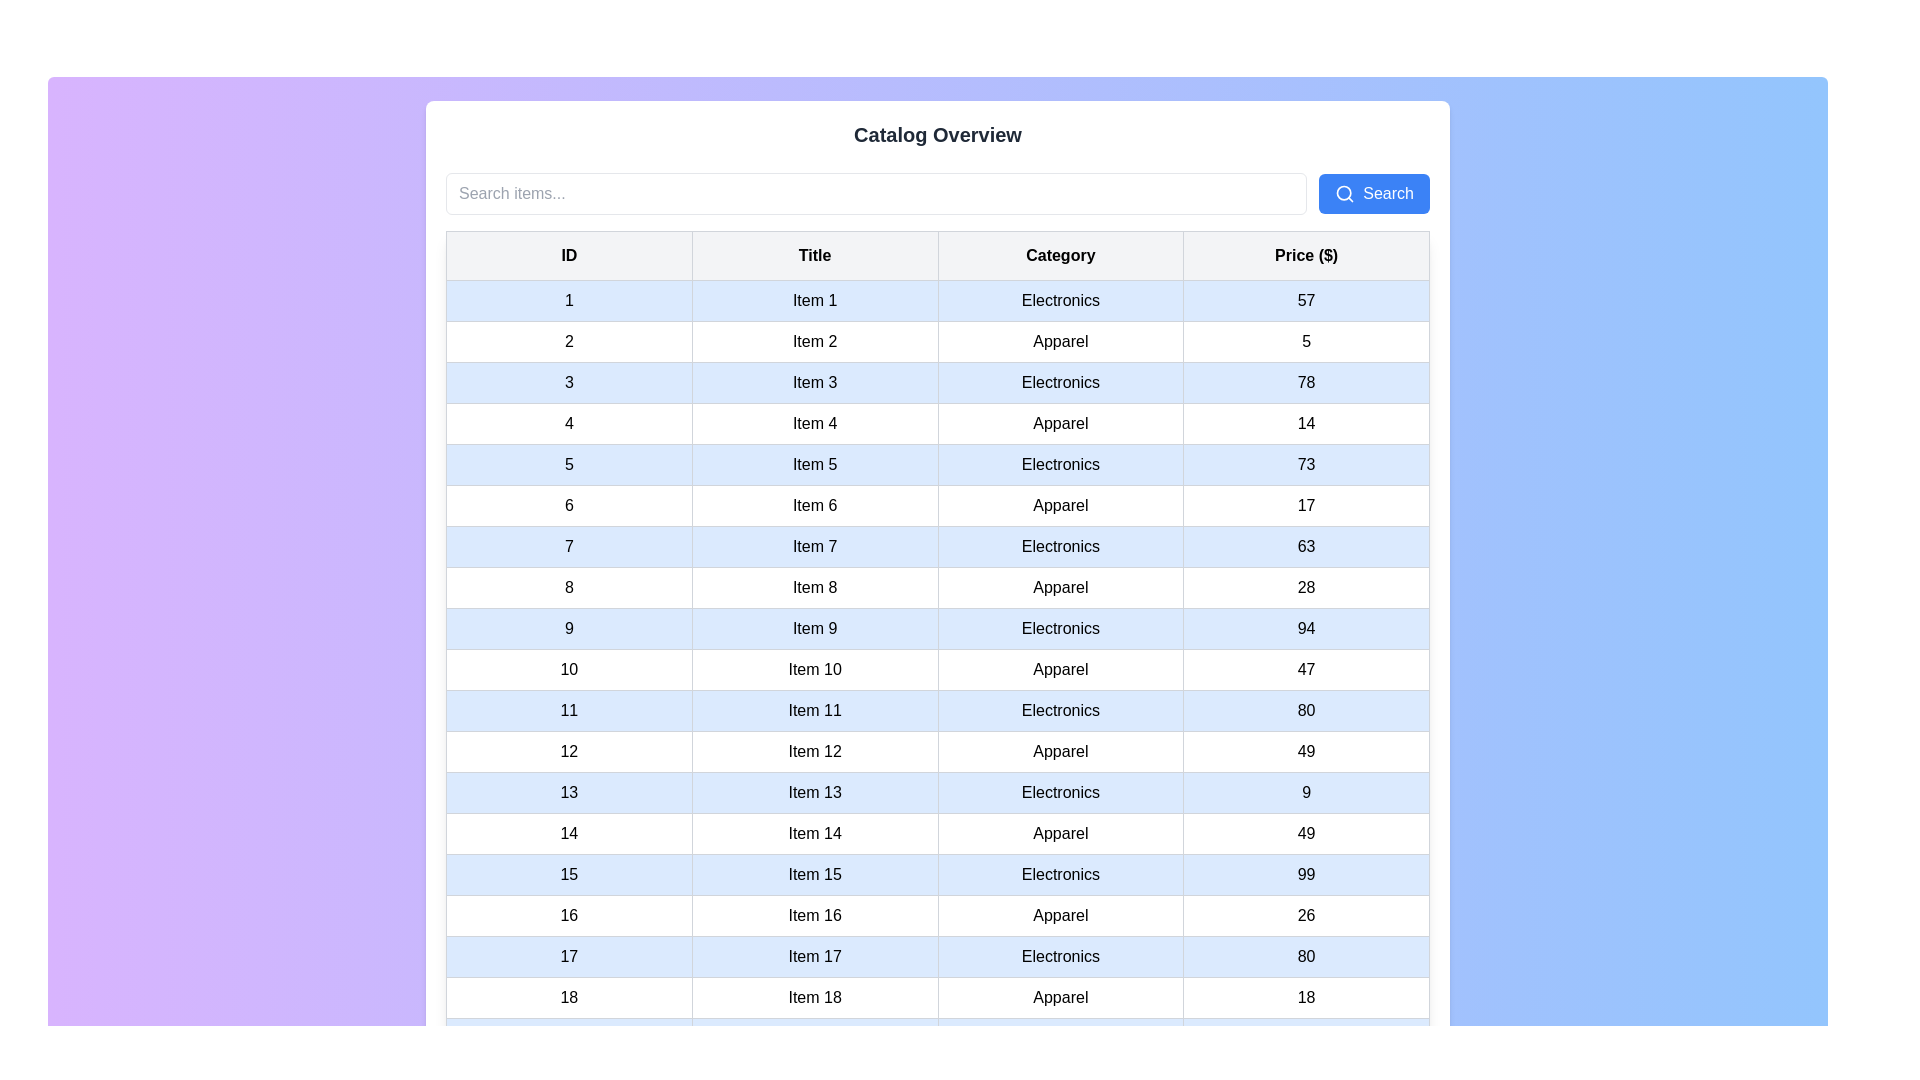  I want to click on text cell displaying 'Electronics' located in the 'Category' column of the row labeled 'Item 11' in the data table, so click(1059, 709).